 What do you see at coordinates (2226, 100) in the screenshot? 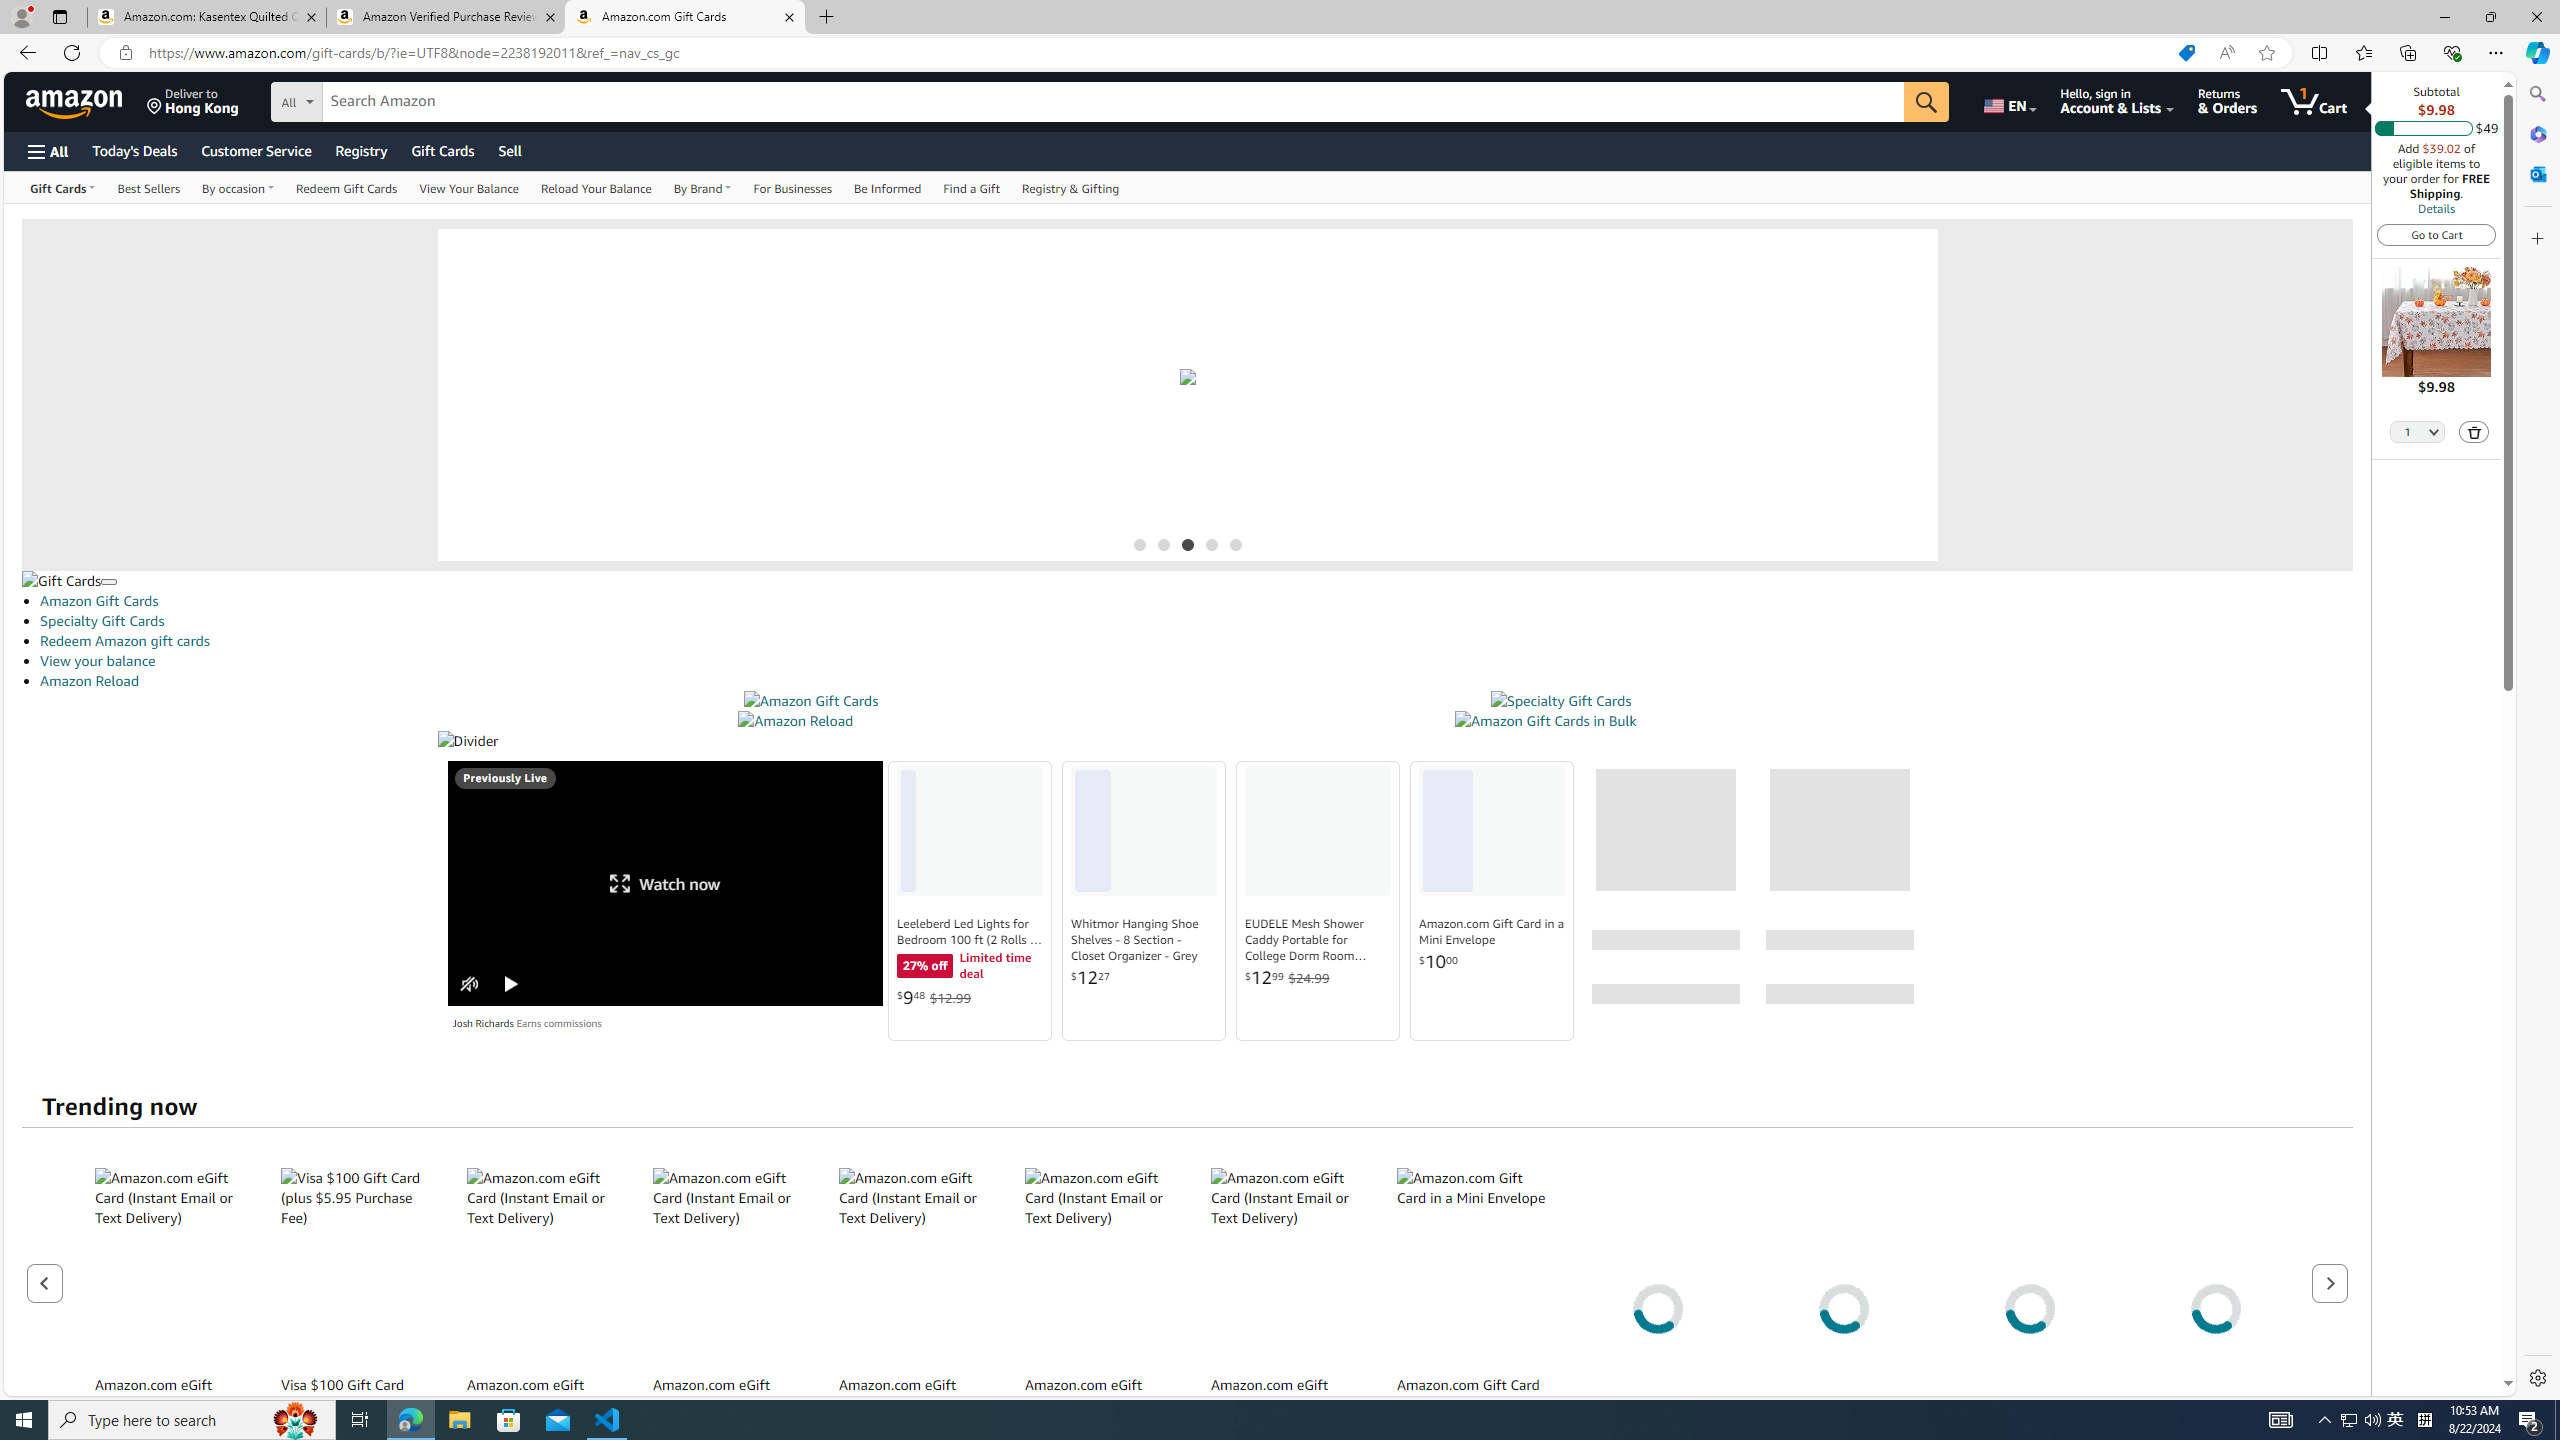
I see `'Returns & Orders'` at bounding box center [2226, 100].